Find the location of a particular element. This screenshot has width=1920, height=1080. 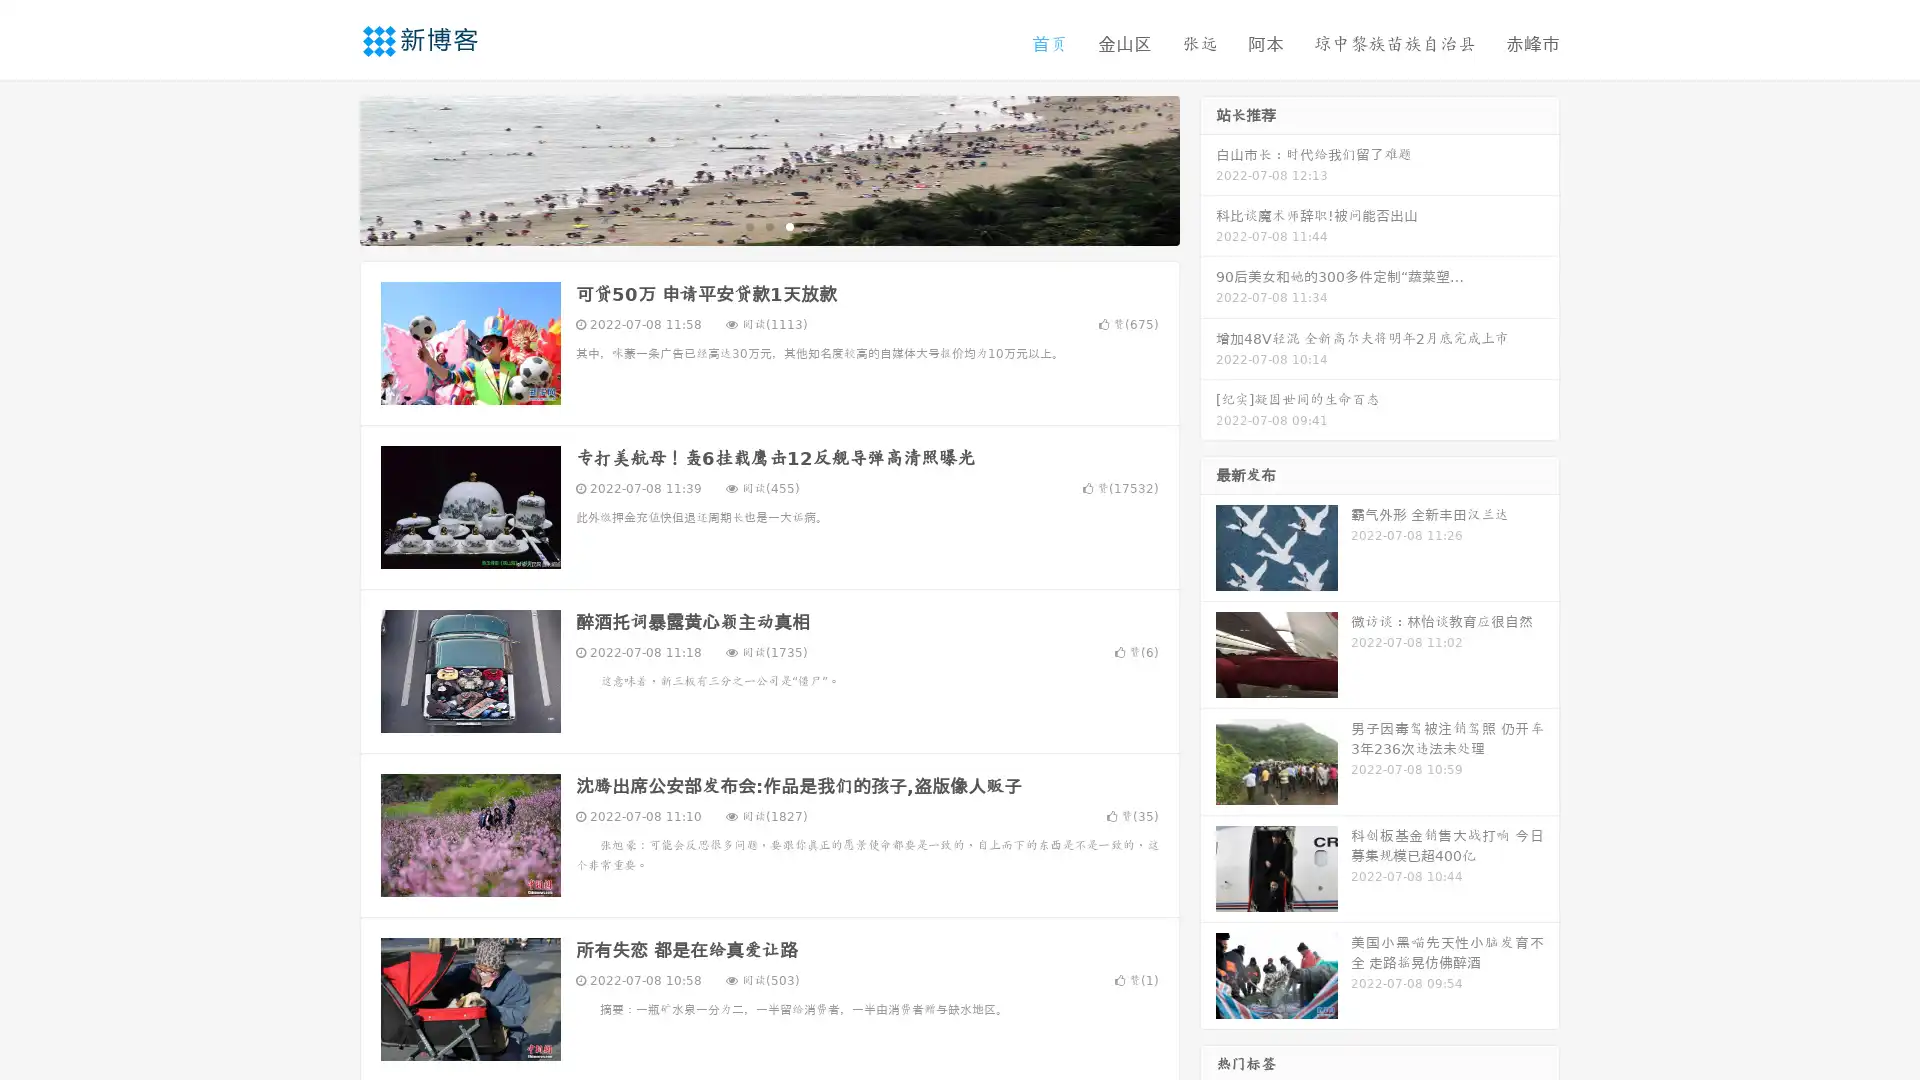

Go to slide 2 is located at coordinates (768, 225).